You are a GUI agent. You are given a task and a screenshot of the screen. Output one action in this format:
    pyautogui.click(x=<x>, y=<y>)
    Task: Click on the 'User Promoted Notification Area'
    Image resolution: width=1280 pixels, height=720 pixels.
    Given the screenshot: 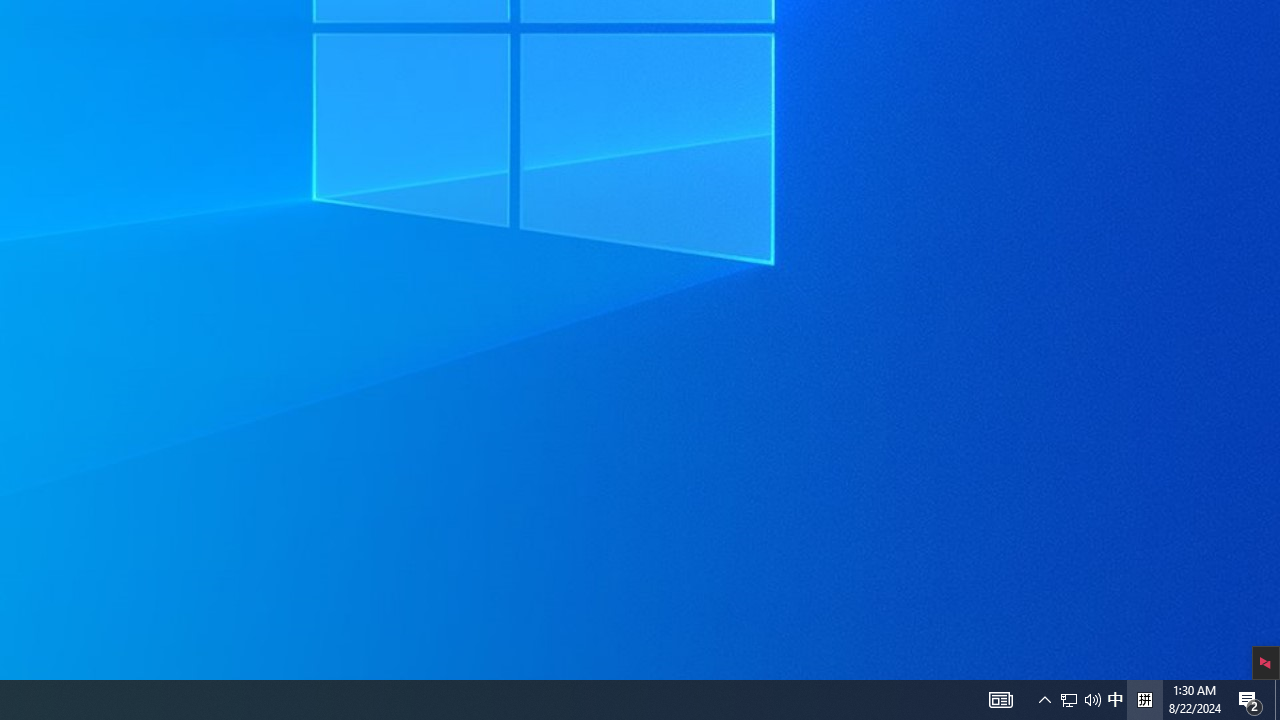 What is the action you would take?
    pyautogui.click(x=1068, y=698)
    